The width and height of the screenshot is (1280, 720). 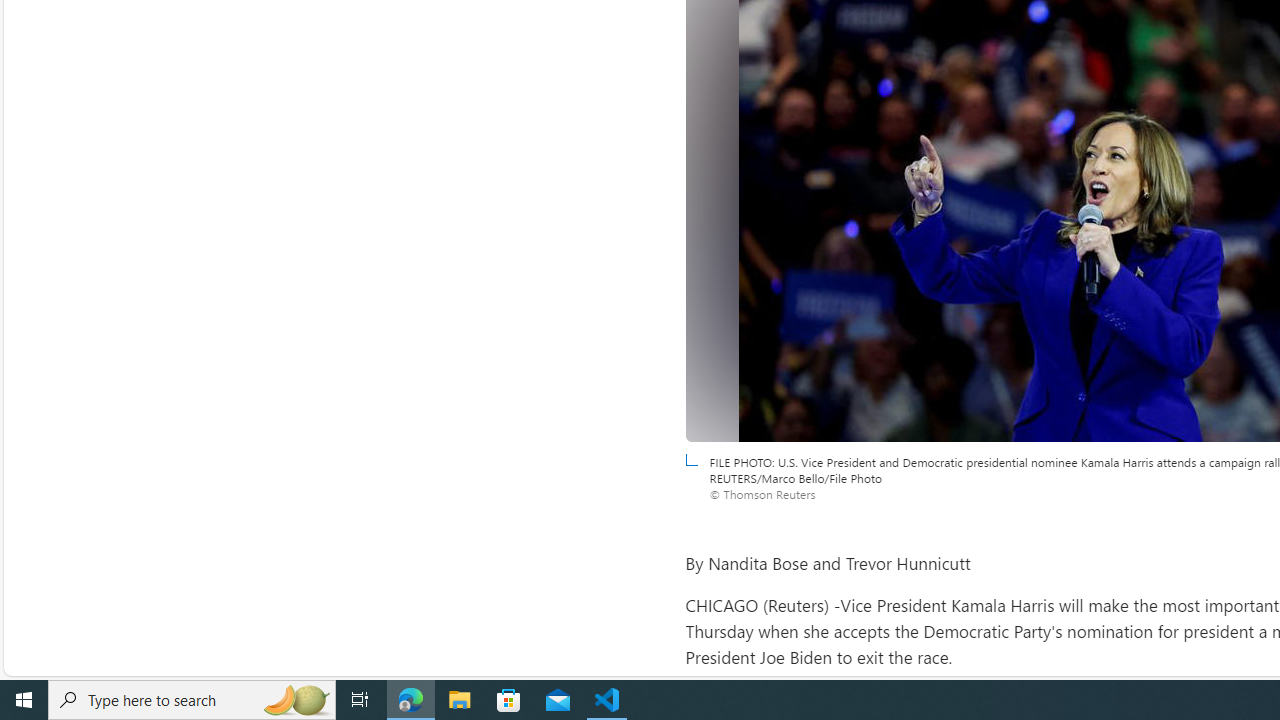 What do you see at coordinates (24, 698) in the screenshot?
I see `'Start'` at bounding box center [24, 698].